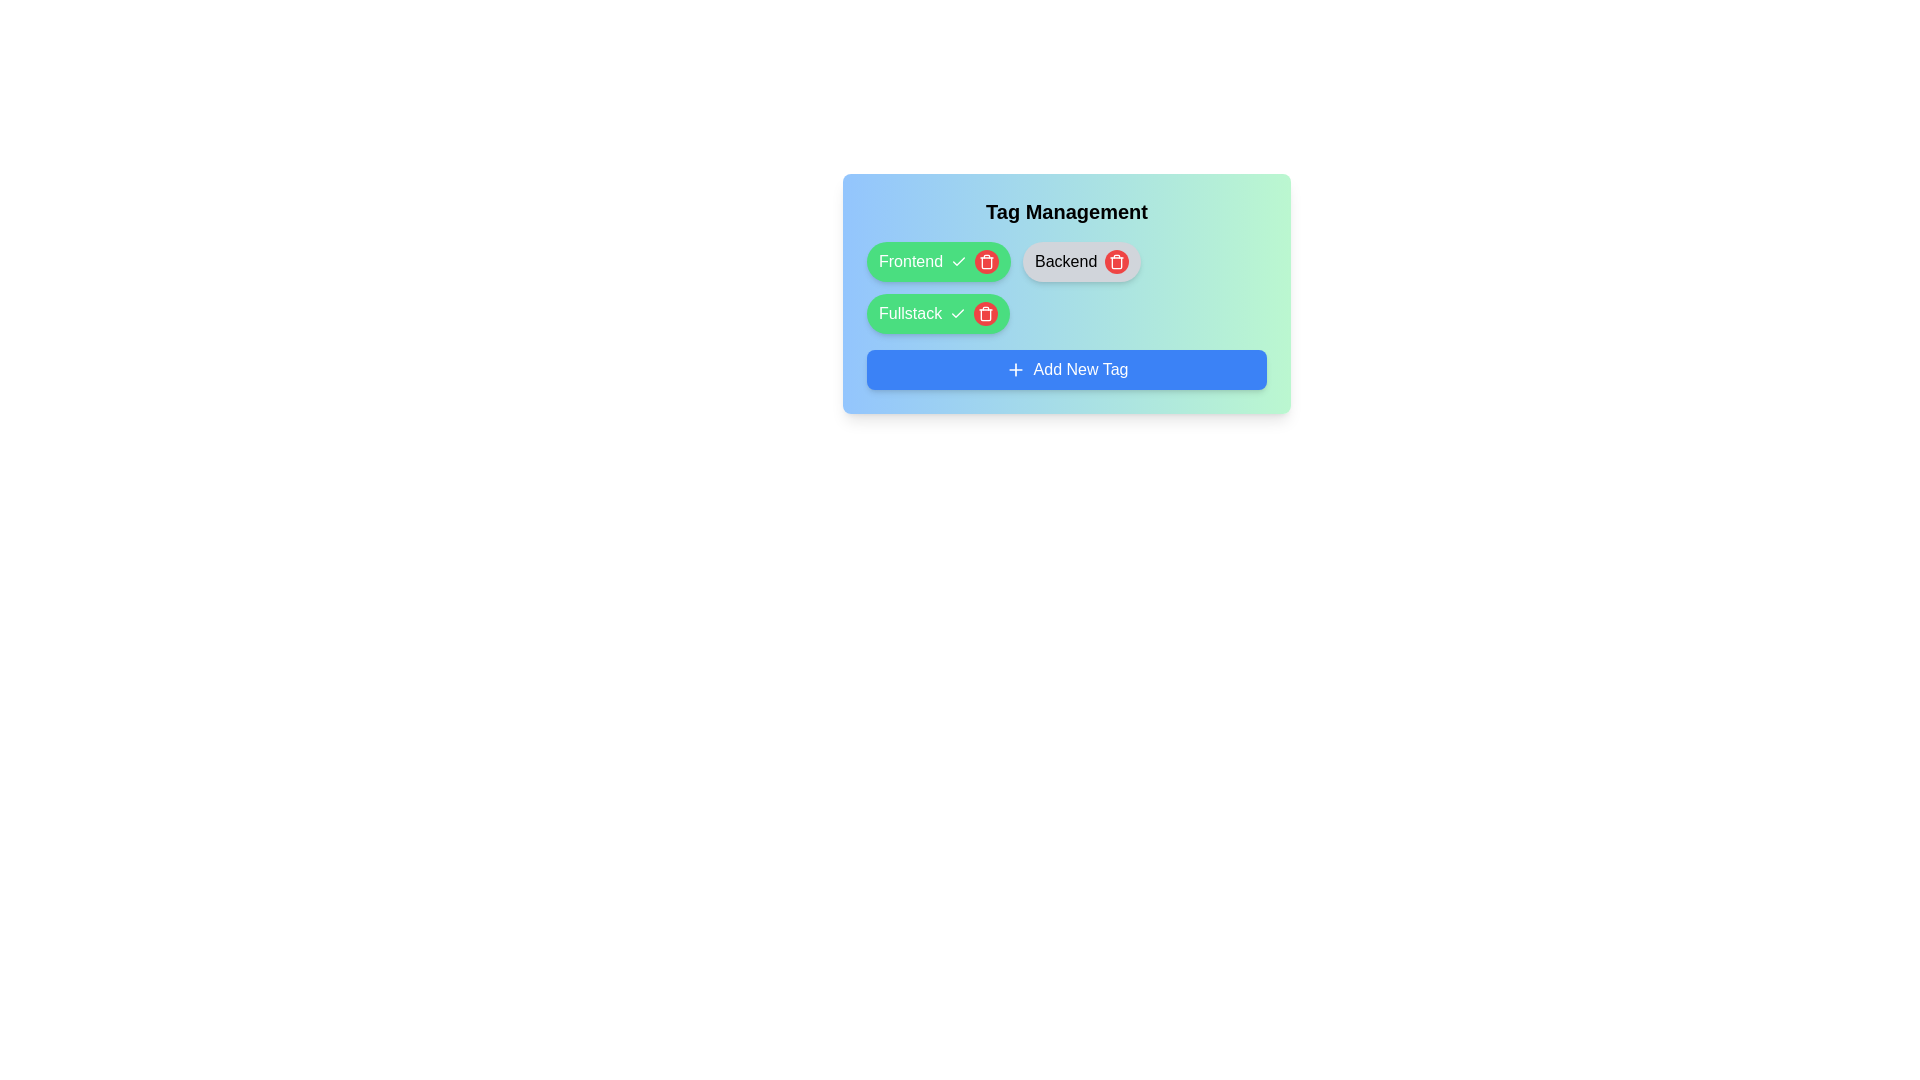 Image resolution: width=1920 pixels, height=1080 pixels. What do you see at coordinates (986, 313) in the screenshot?
I see `the tag with label Fullstack` at bounding box center [986, 313].